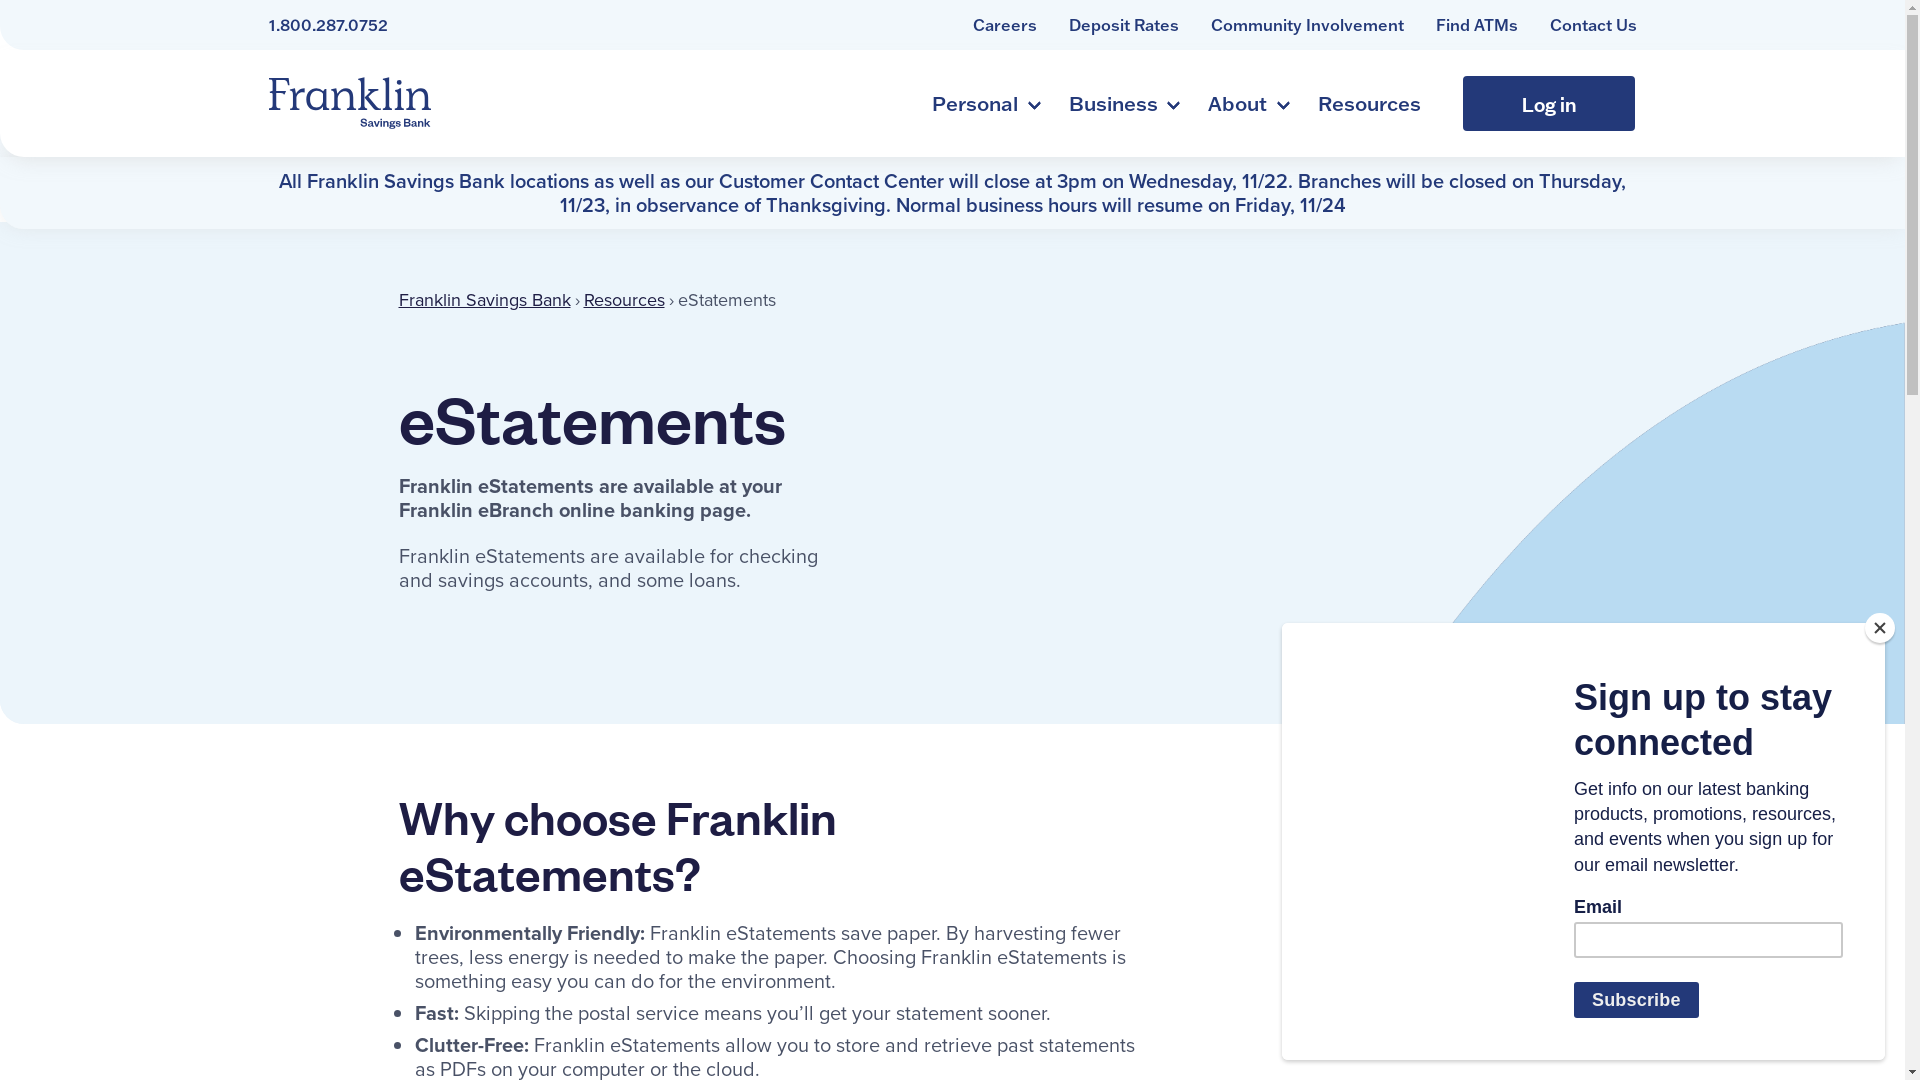 The width and height of the screenshot is (1920, 1080). I want to click on '1.800.287.0752', so click(327, 24).